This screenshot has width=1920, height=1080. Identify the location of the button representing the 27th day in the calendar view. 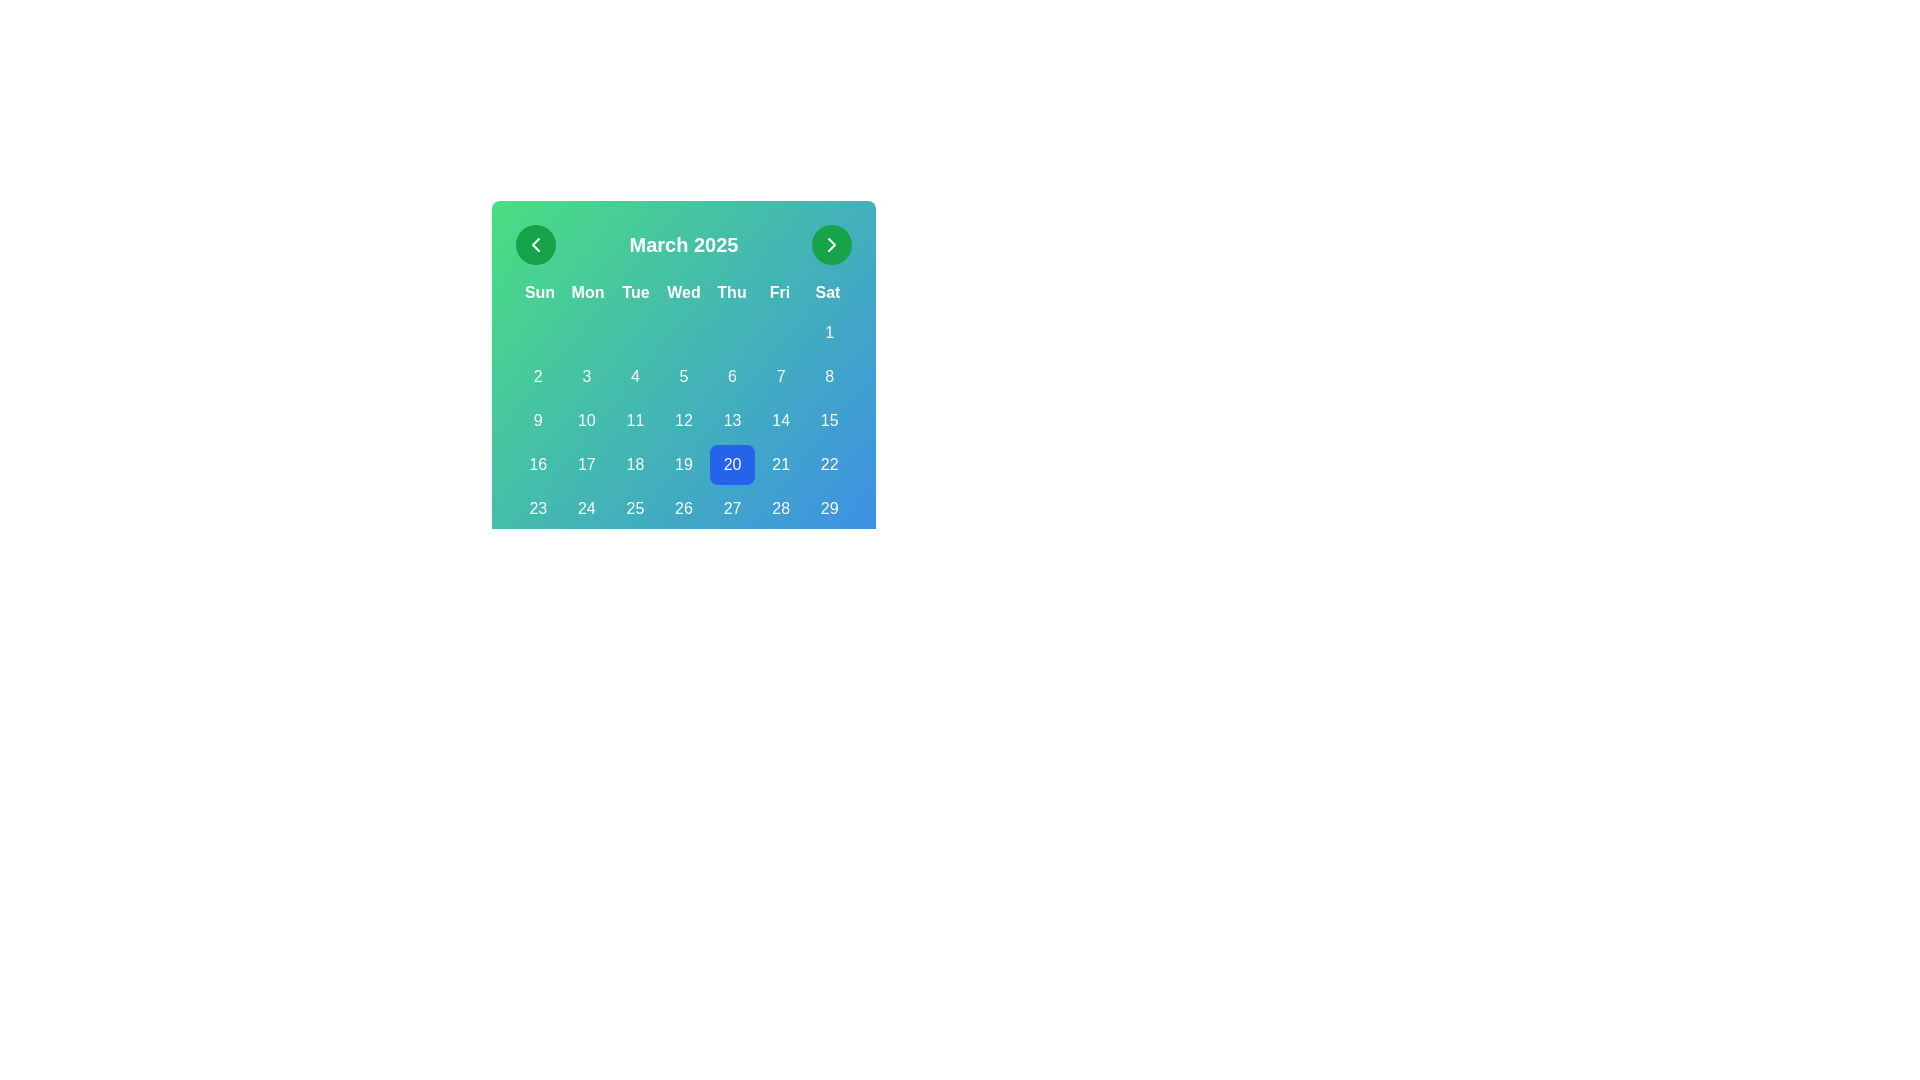
(731, 508).